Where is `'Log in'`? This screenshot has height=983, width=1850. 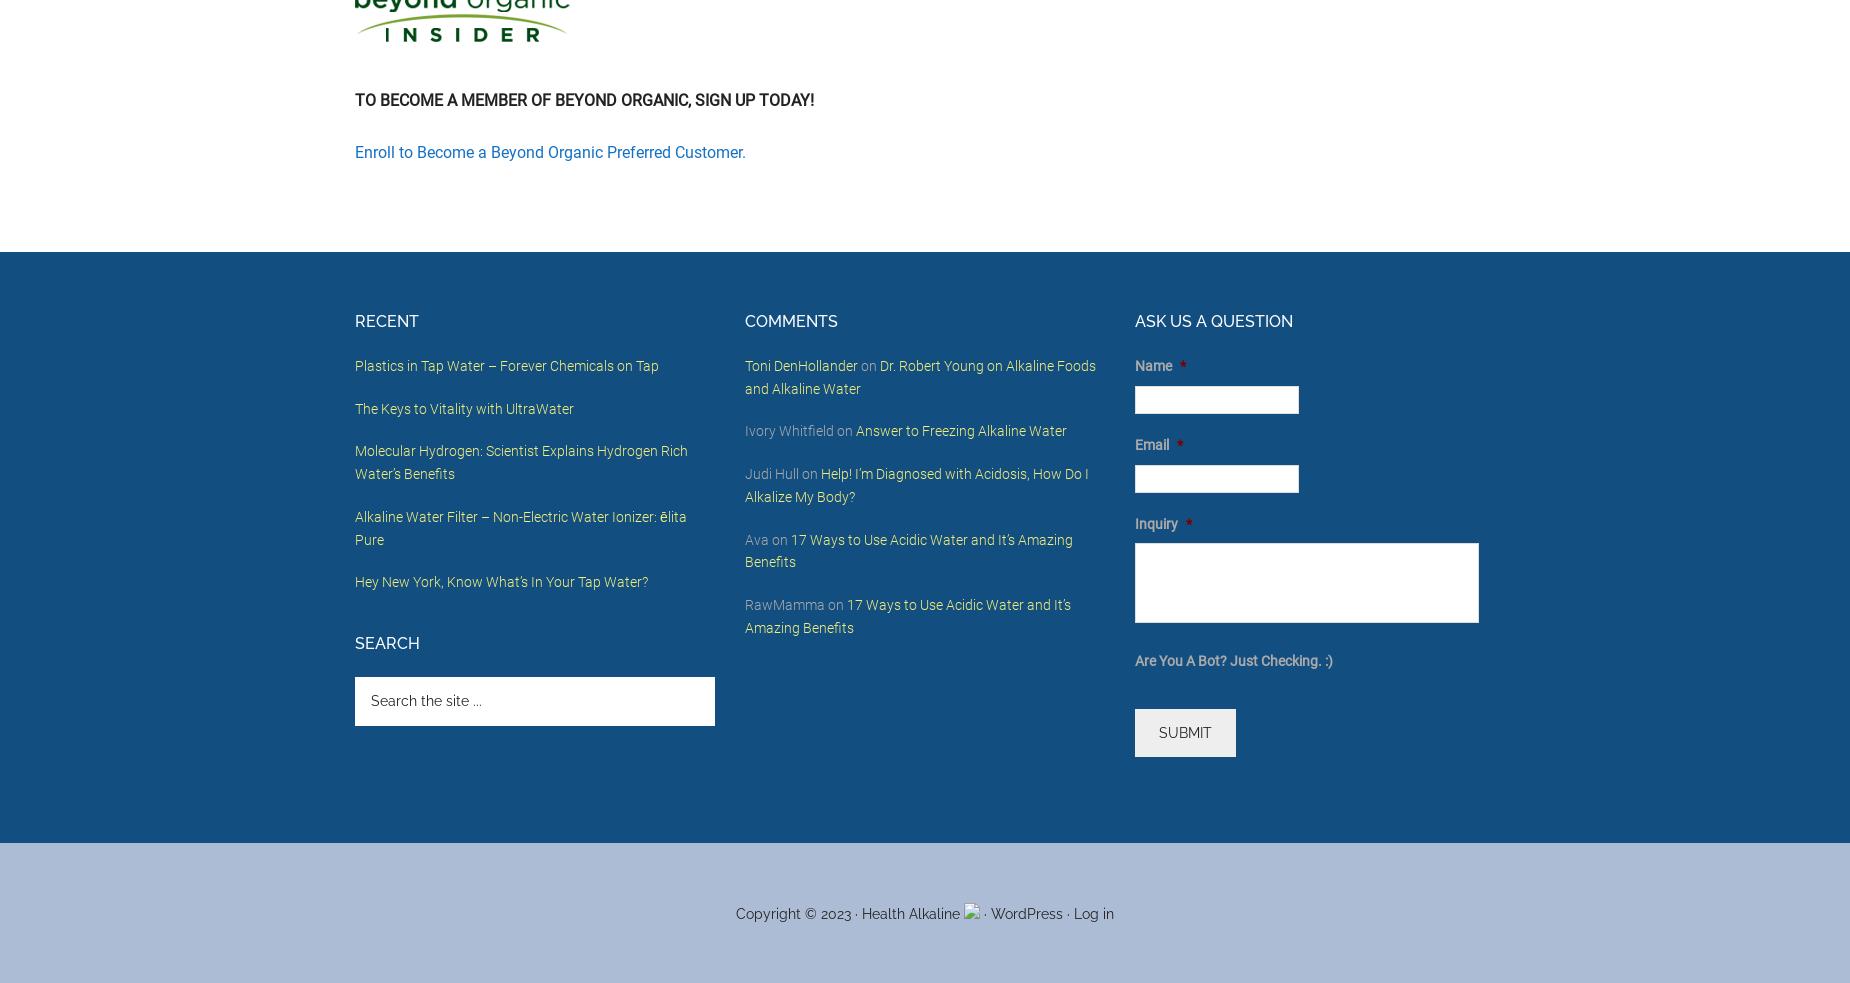 'Log in' is located at coordinates (1093, 913).